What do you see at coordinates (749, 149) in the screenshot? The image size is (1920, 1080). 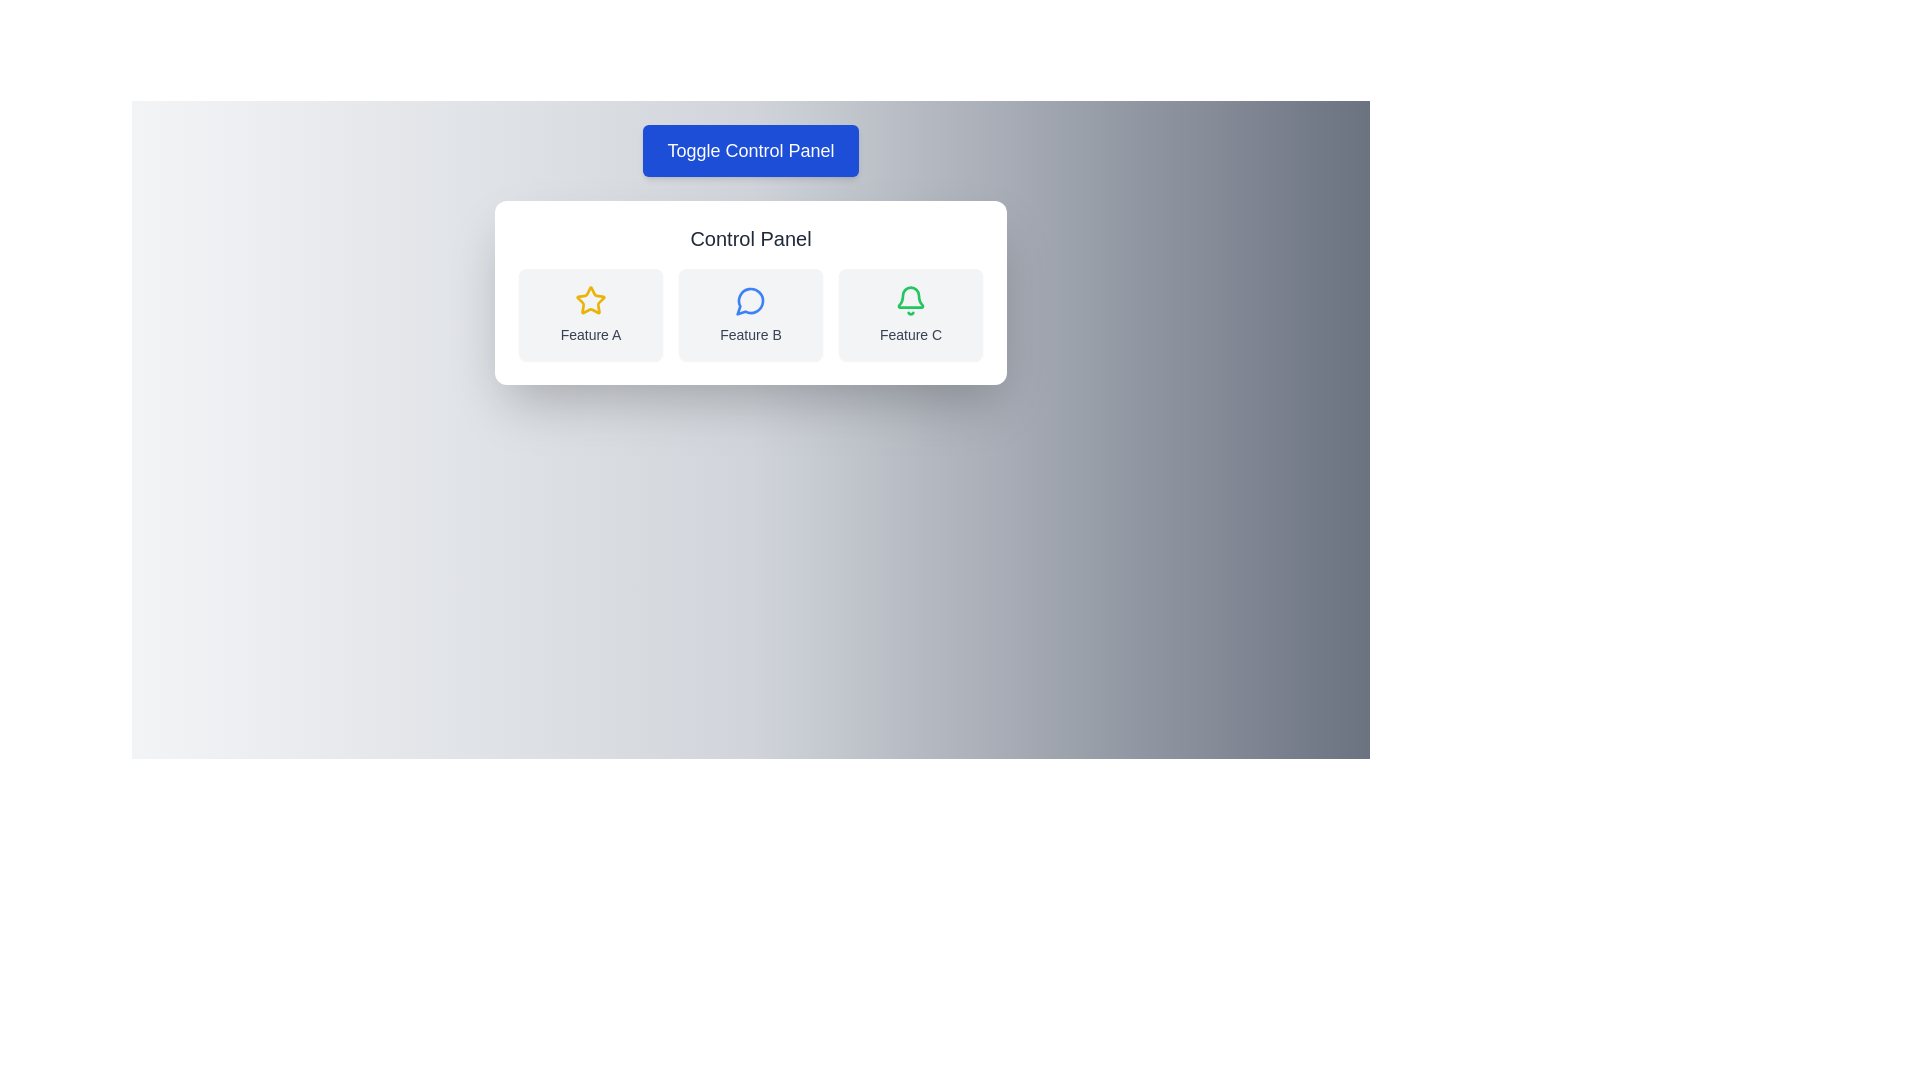 I see `the blue button labeled 'Toggle Control Panel'` at bounding box center [749, 149].